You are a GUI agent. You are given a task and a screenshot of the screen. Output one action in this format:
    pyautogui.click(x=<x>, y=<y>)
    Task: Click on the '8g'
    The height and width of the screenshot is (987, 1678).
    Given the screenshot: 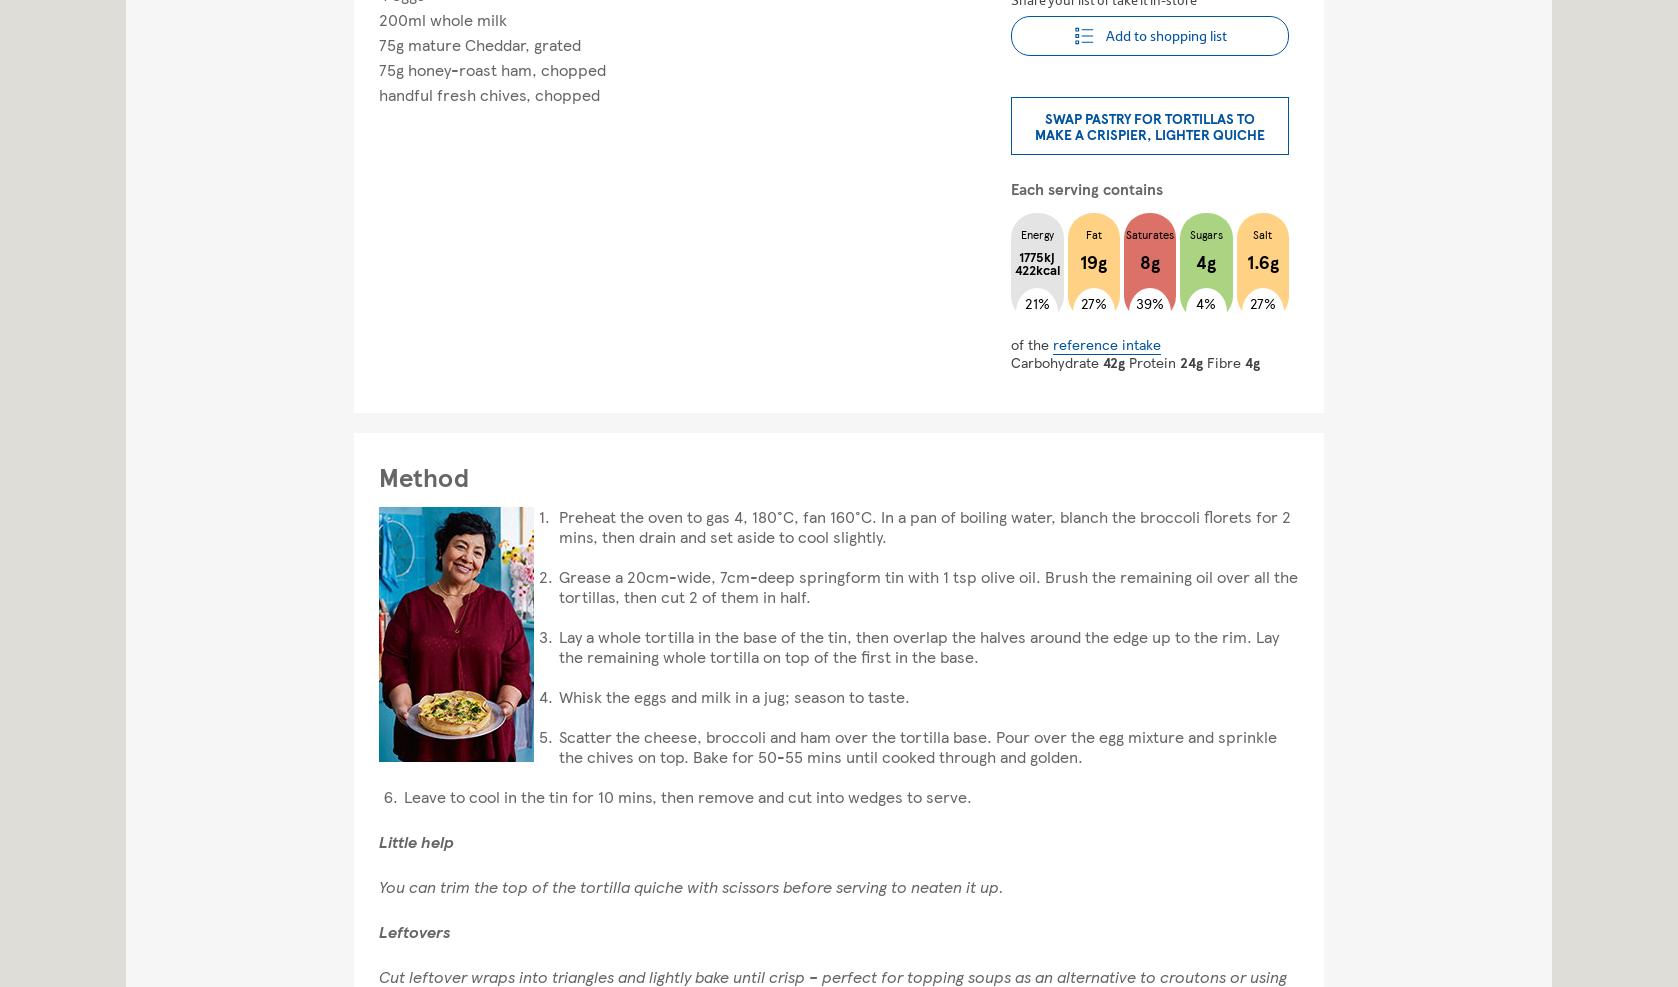 What is the action you would take?
    pyautogui.click(x=1149, y=261)
    